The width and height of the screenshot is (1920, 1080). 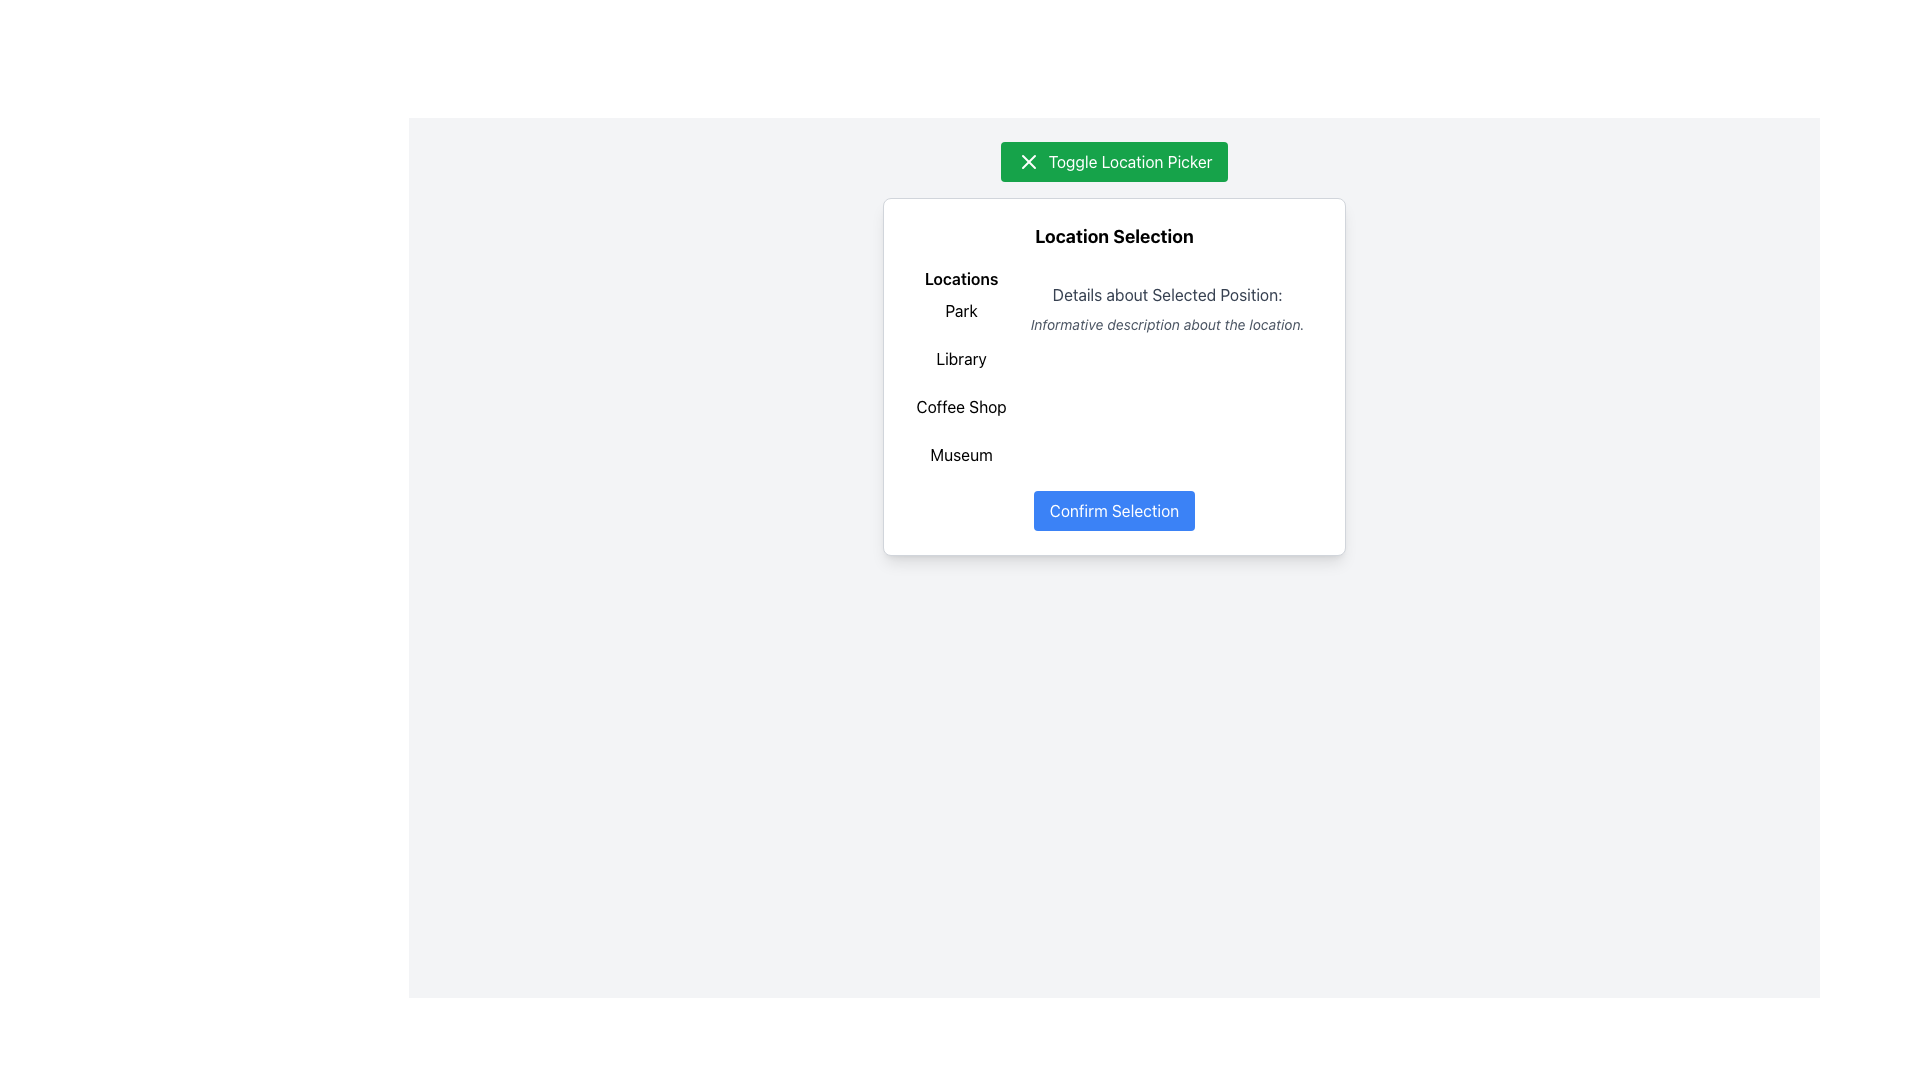 What do you see at coordinates (1167, 294) in the screenshot?
I see `text label that serves as a heading for the information description, located at the center of the modal` at bounding box center [1167, 294].